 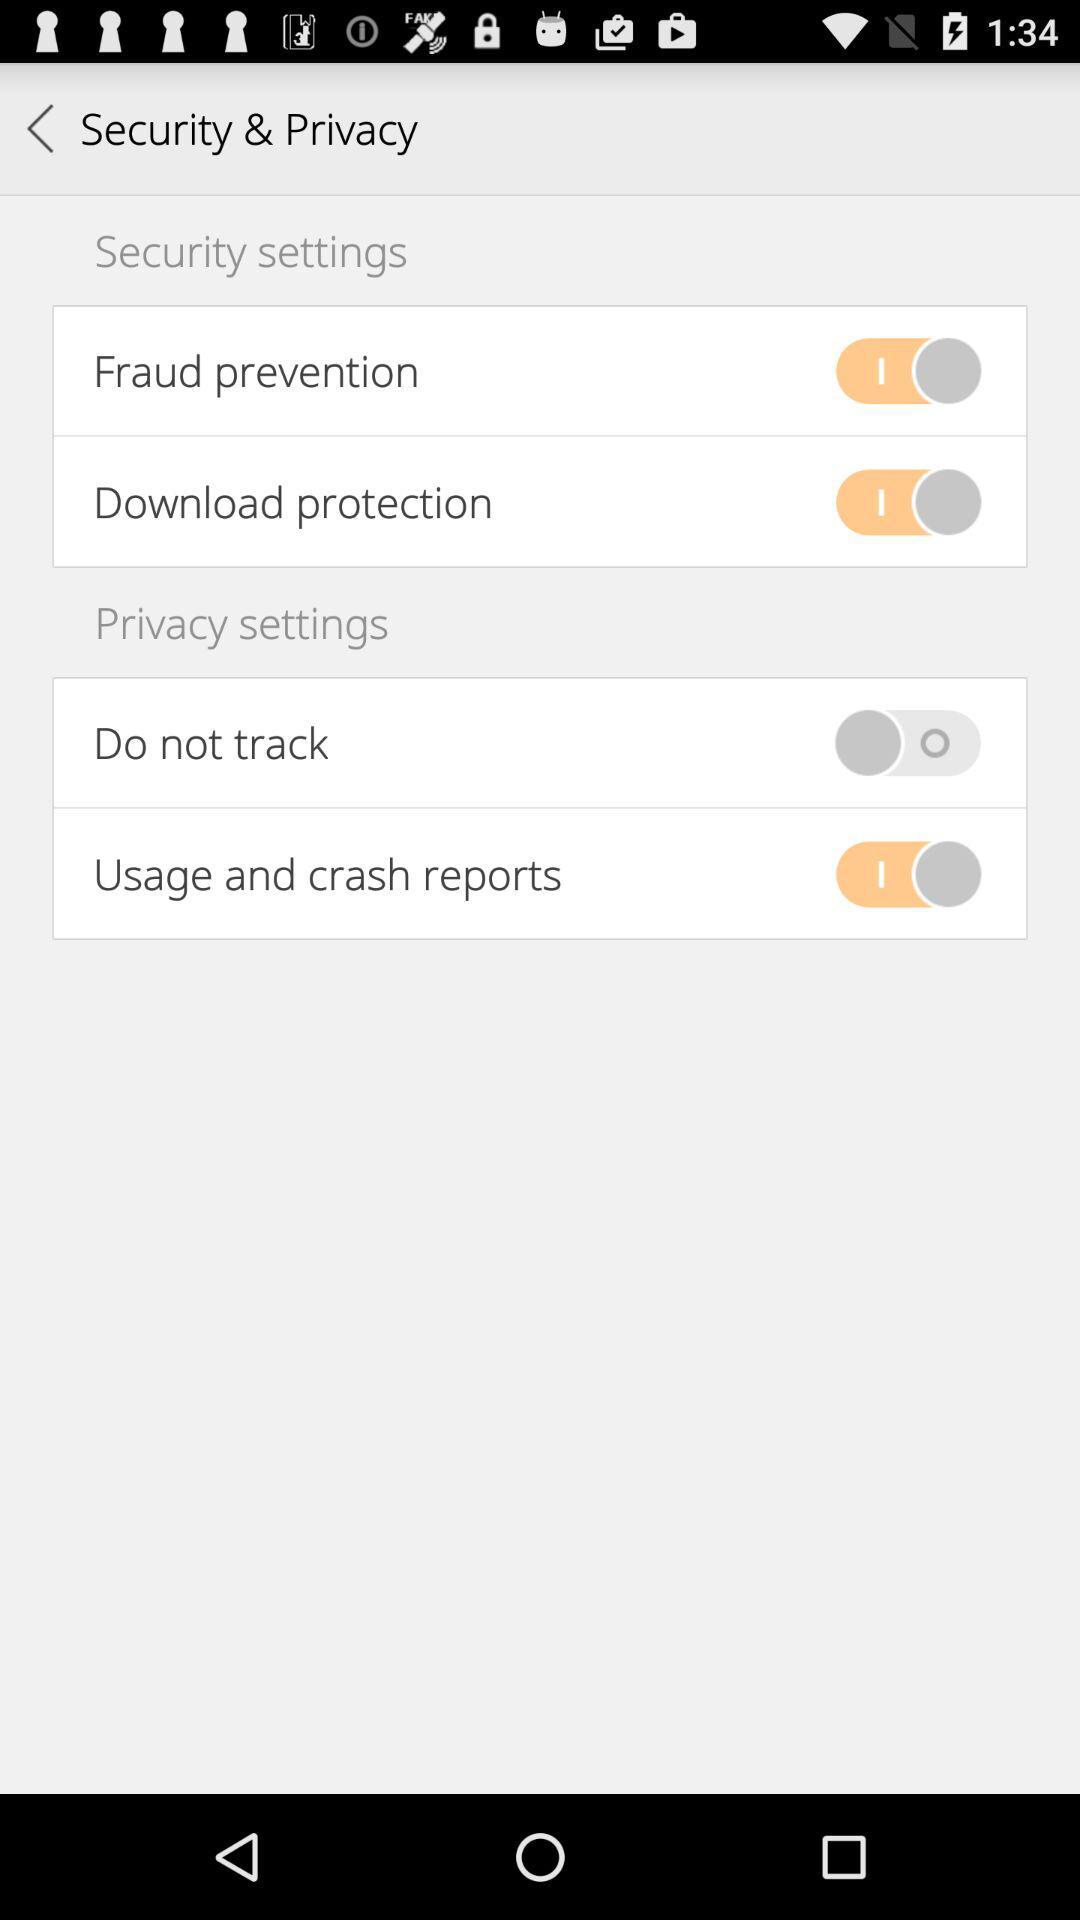 What do you see at coordinates (221, 127) in the screenshot?
I see `item above the security settings icon` at bounding box center [221, 127].